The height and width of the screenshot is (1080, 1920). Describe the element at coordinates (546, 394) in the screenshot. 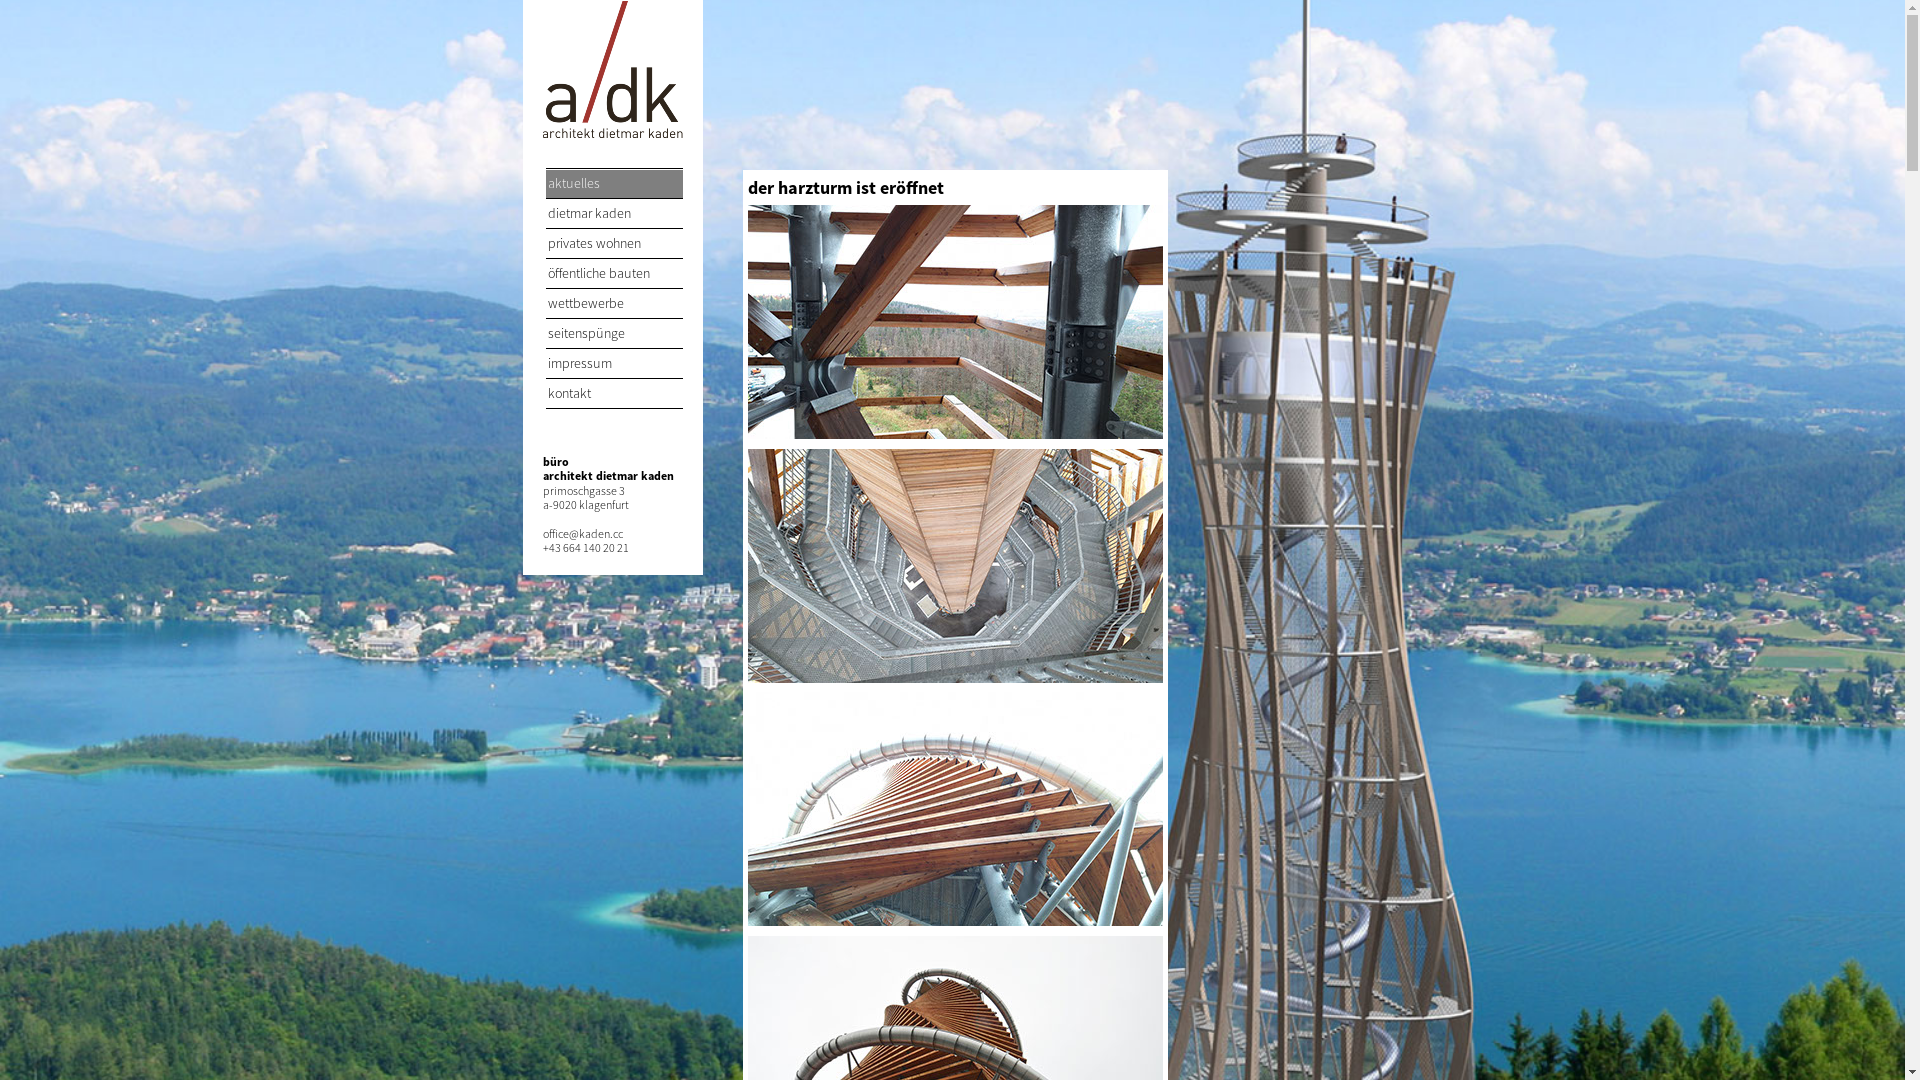

I see `'kontakt'` at that location.